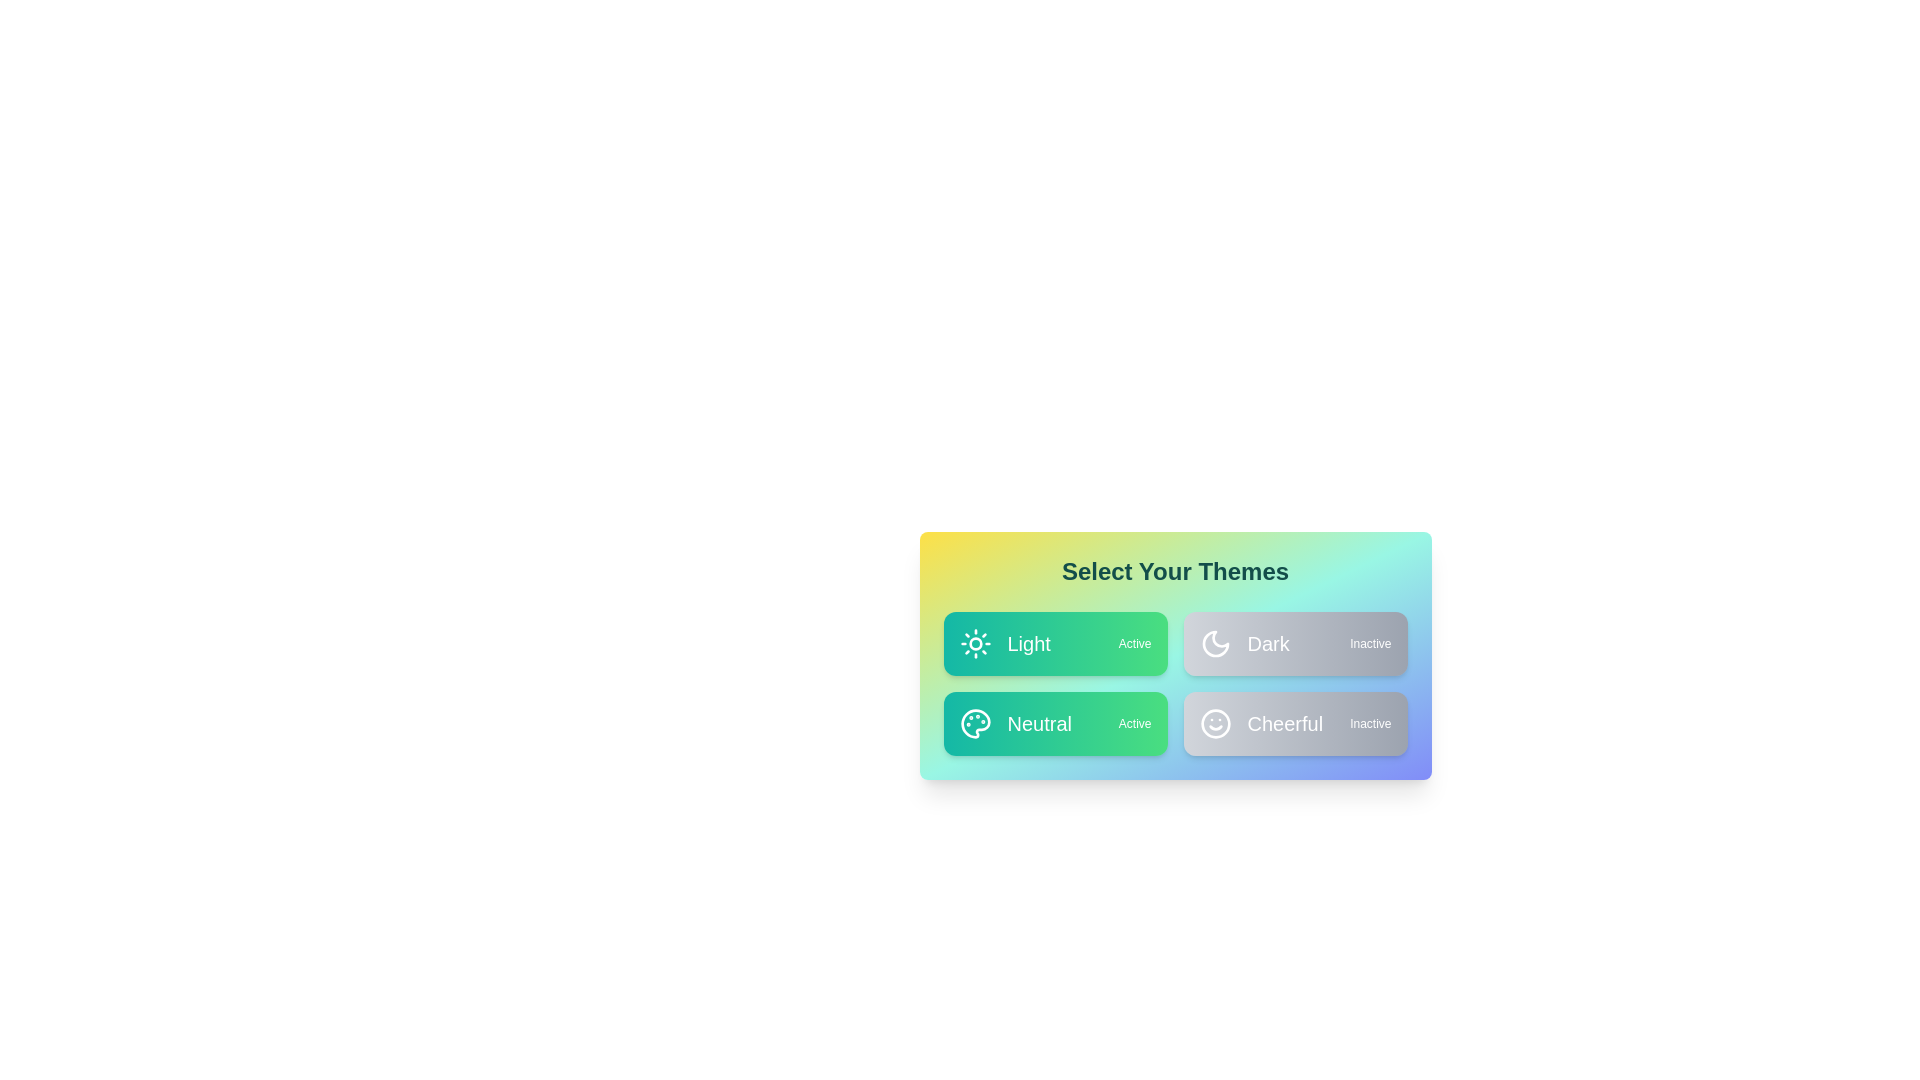  I want to click on the theme card for Dark to observe its hover effect, so click(1295, 644).